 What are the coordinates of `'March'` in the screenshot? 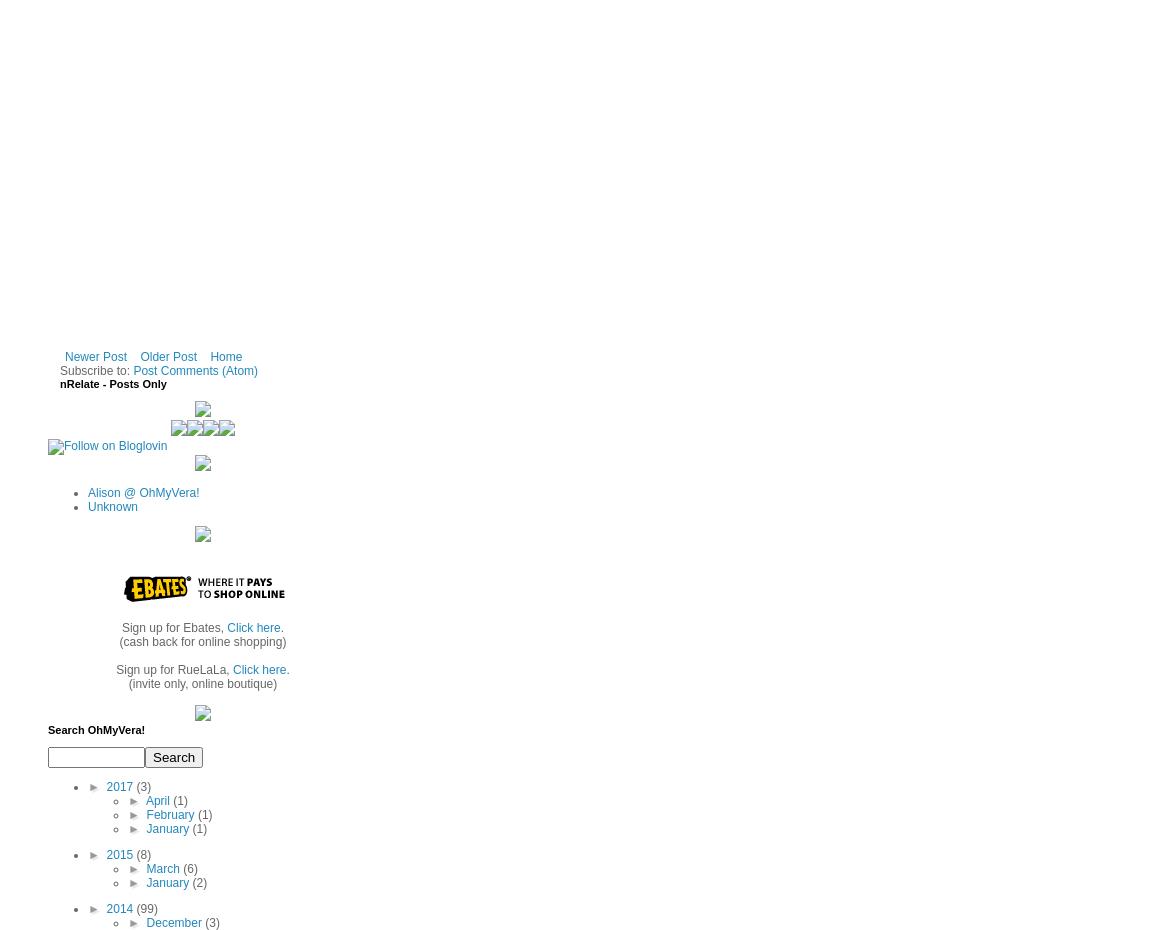 It's located at (164, 867).